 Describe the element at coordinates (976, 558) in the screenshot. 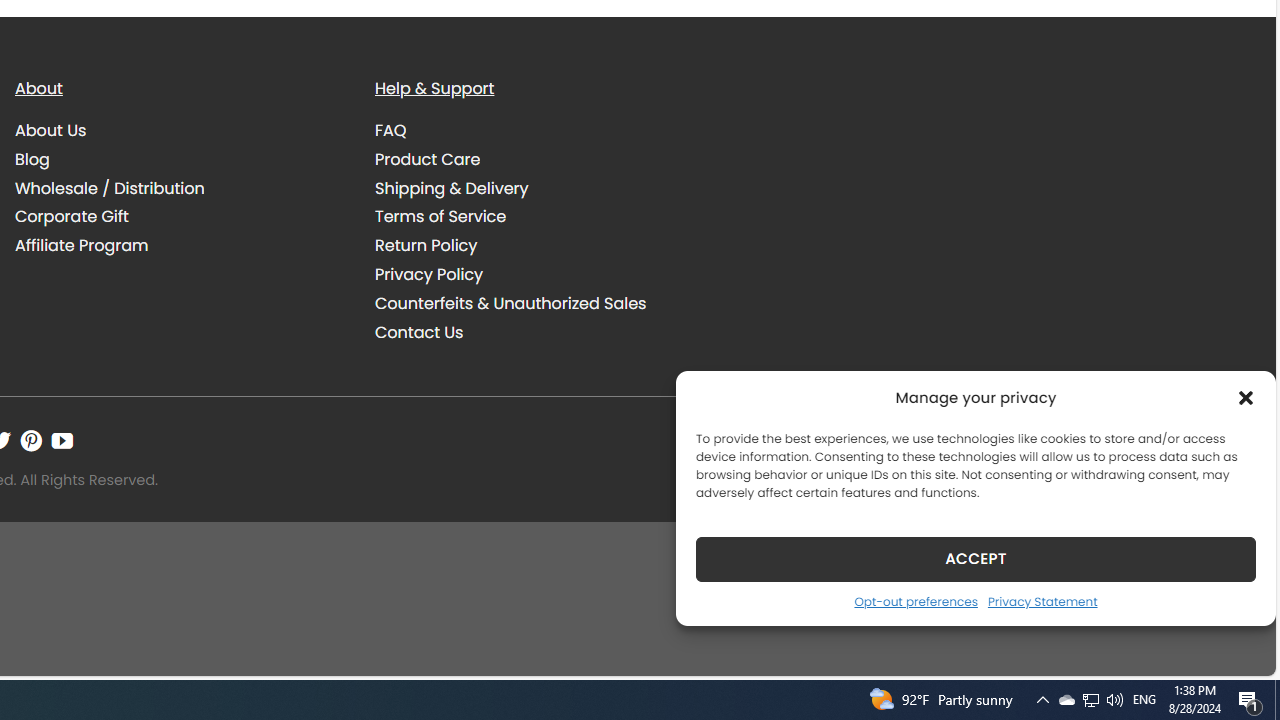

I see `'ACCEPT'` at that location.